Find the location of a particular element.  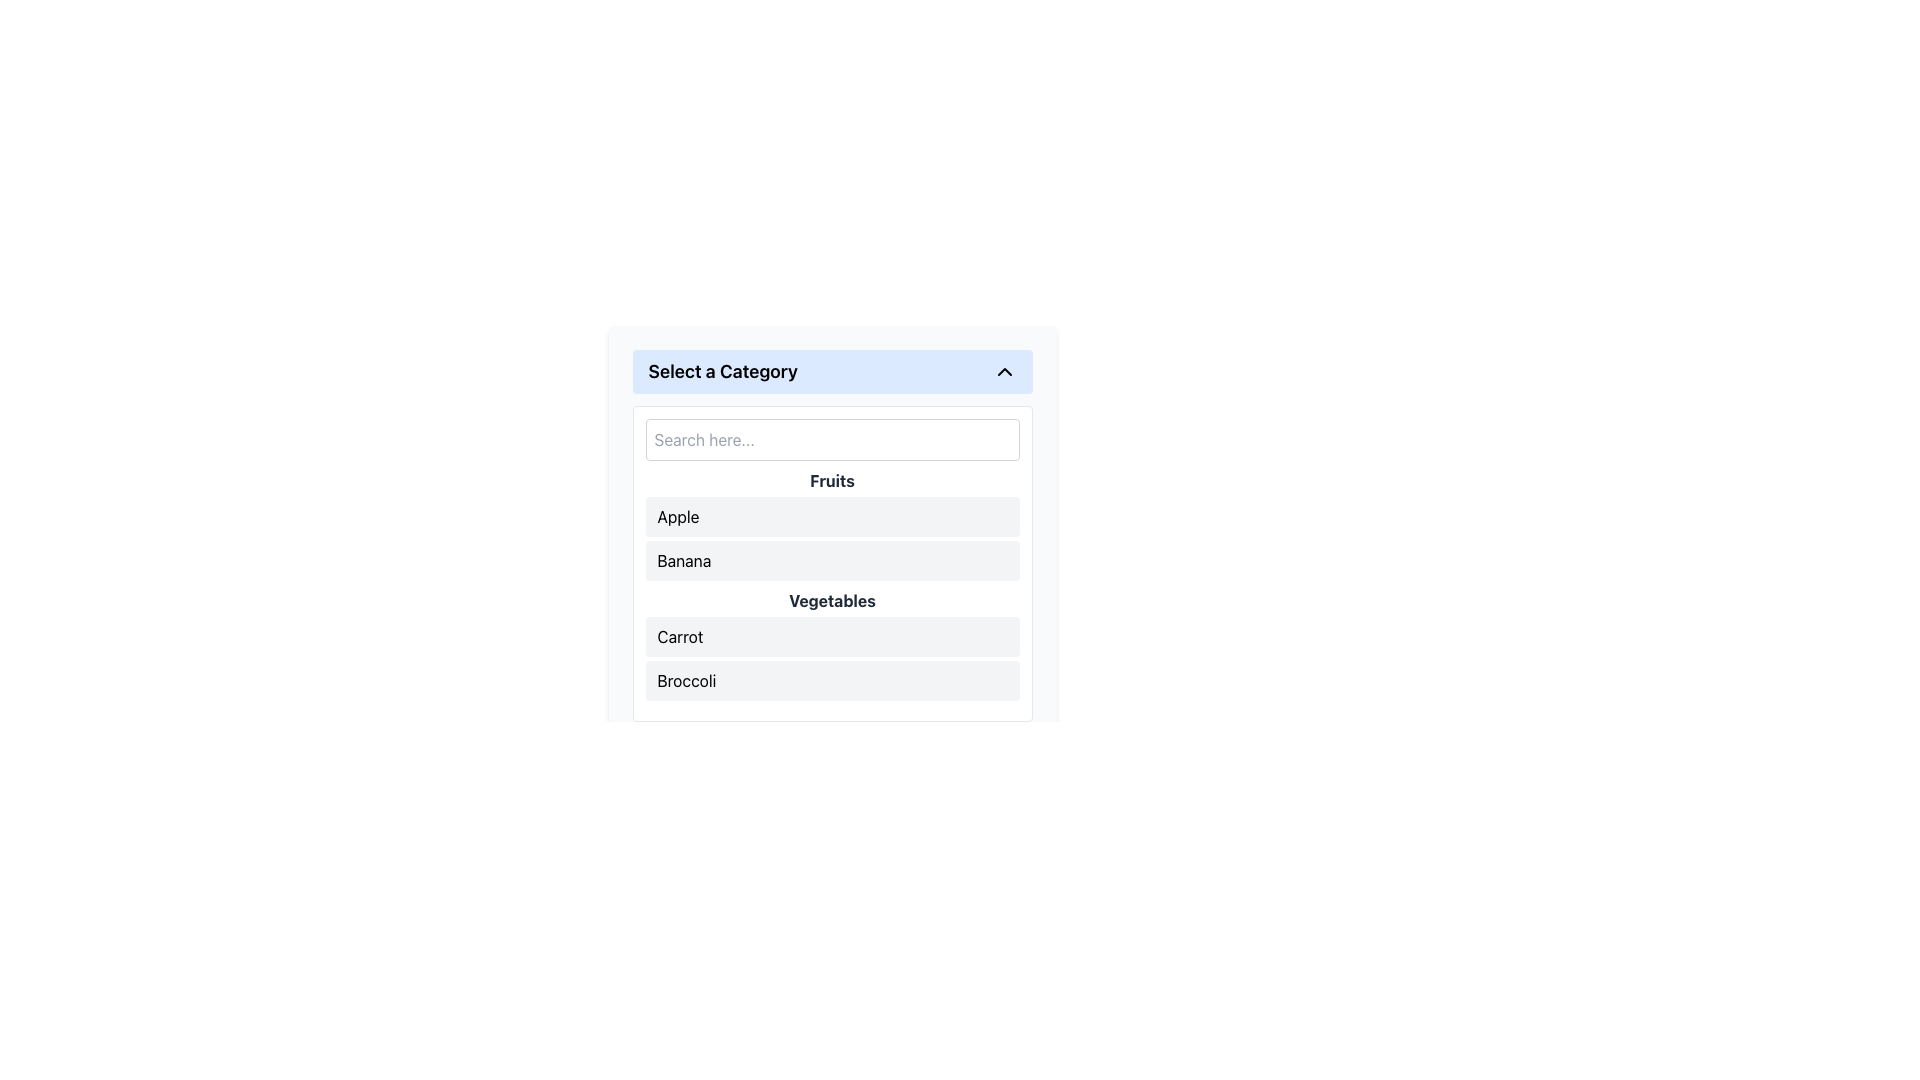

the first list item labeled 'Carrot' in the 'Vegetables' dropdown category is located at coordinates (832, 636).